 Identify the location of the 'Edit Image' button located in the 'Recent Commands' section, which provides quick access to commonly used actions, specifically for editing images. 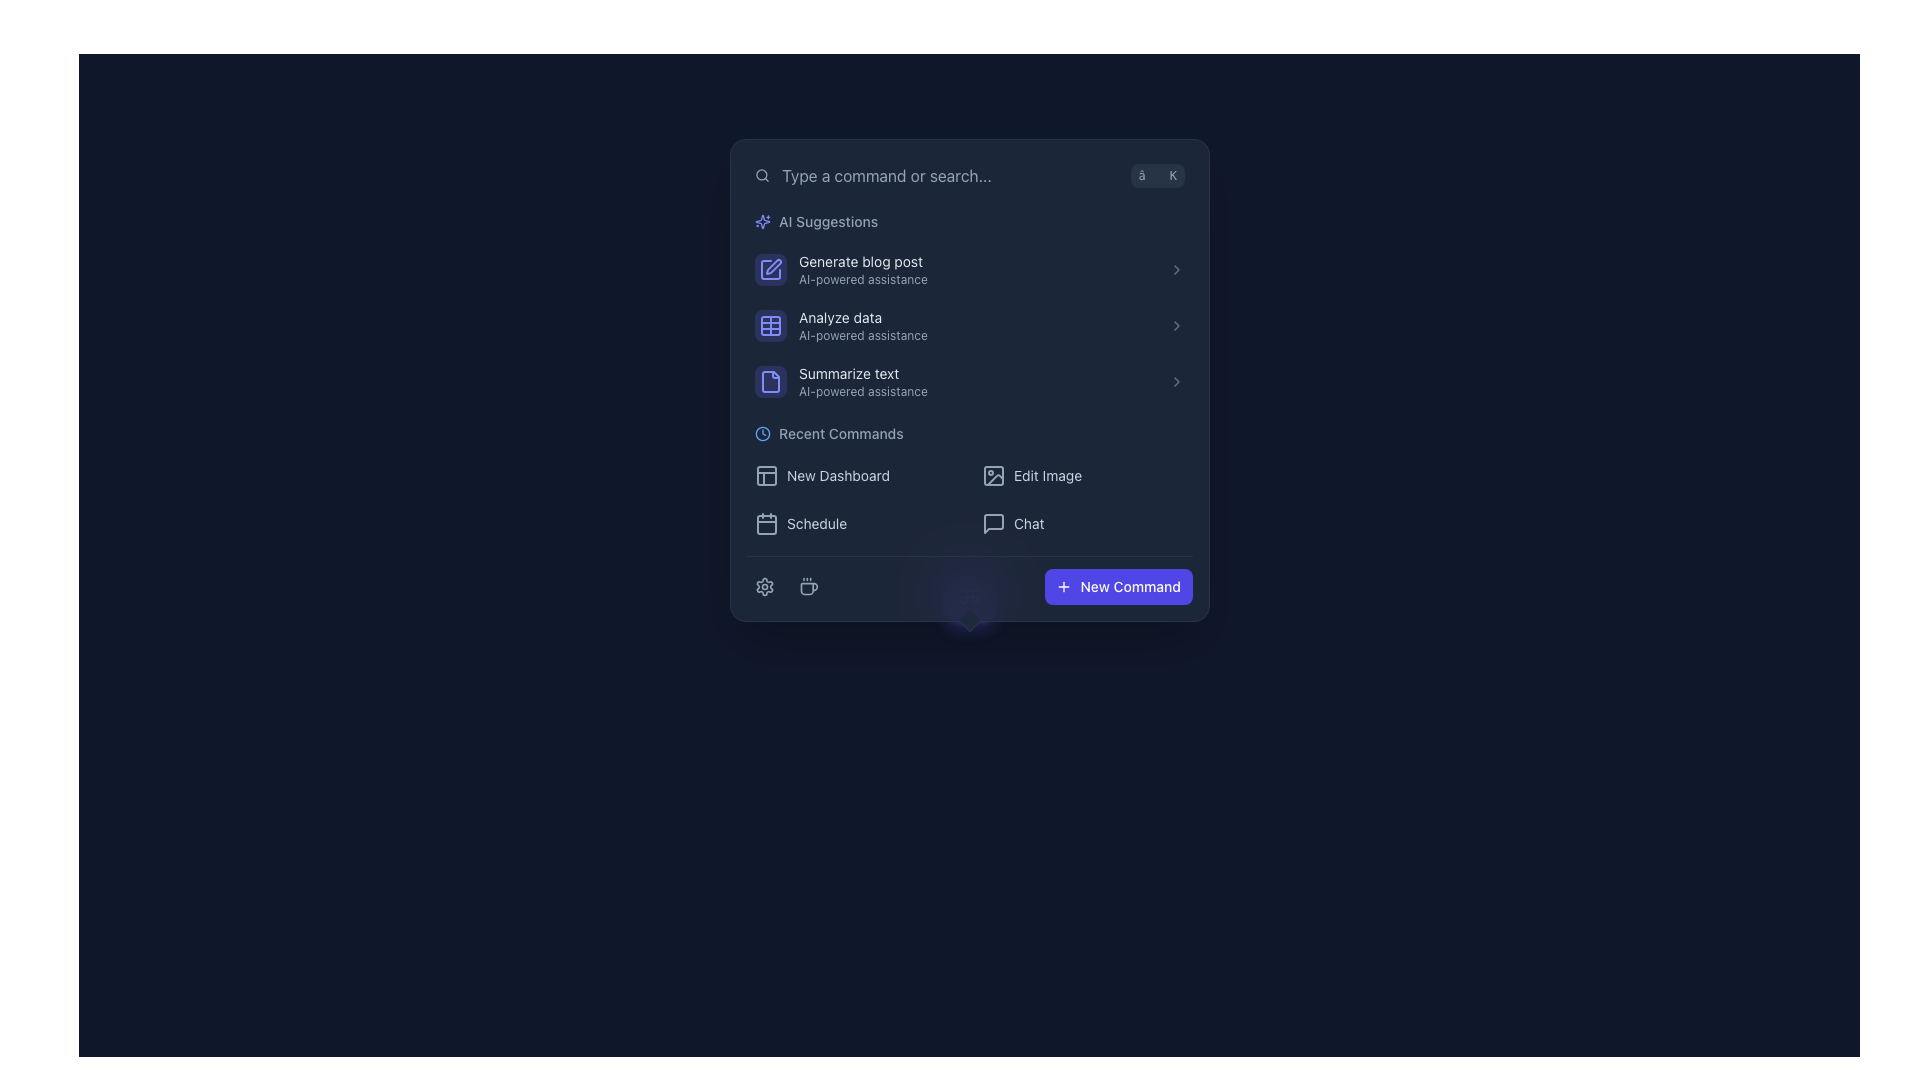
(969, 482).